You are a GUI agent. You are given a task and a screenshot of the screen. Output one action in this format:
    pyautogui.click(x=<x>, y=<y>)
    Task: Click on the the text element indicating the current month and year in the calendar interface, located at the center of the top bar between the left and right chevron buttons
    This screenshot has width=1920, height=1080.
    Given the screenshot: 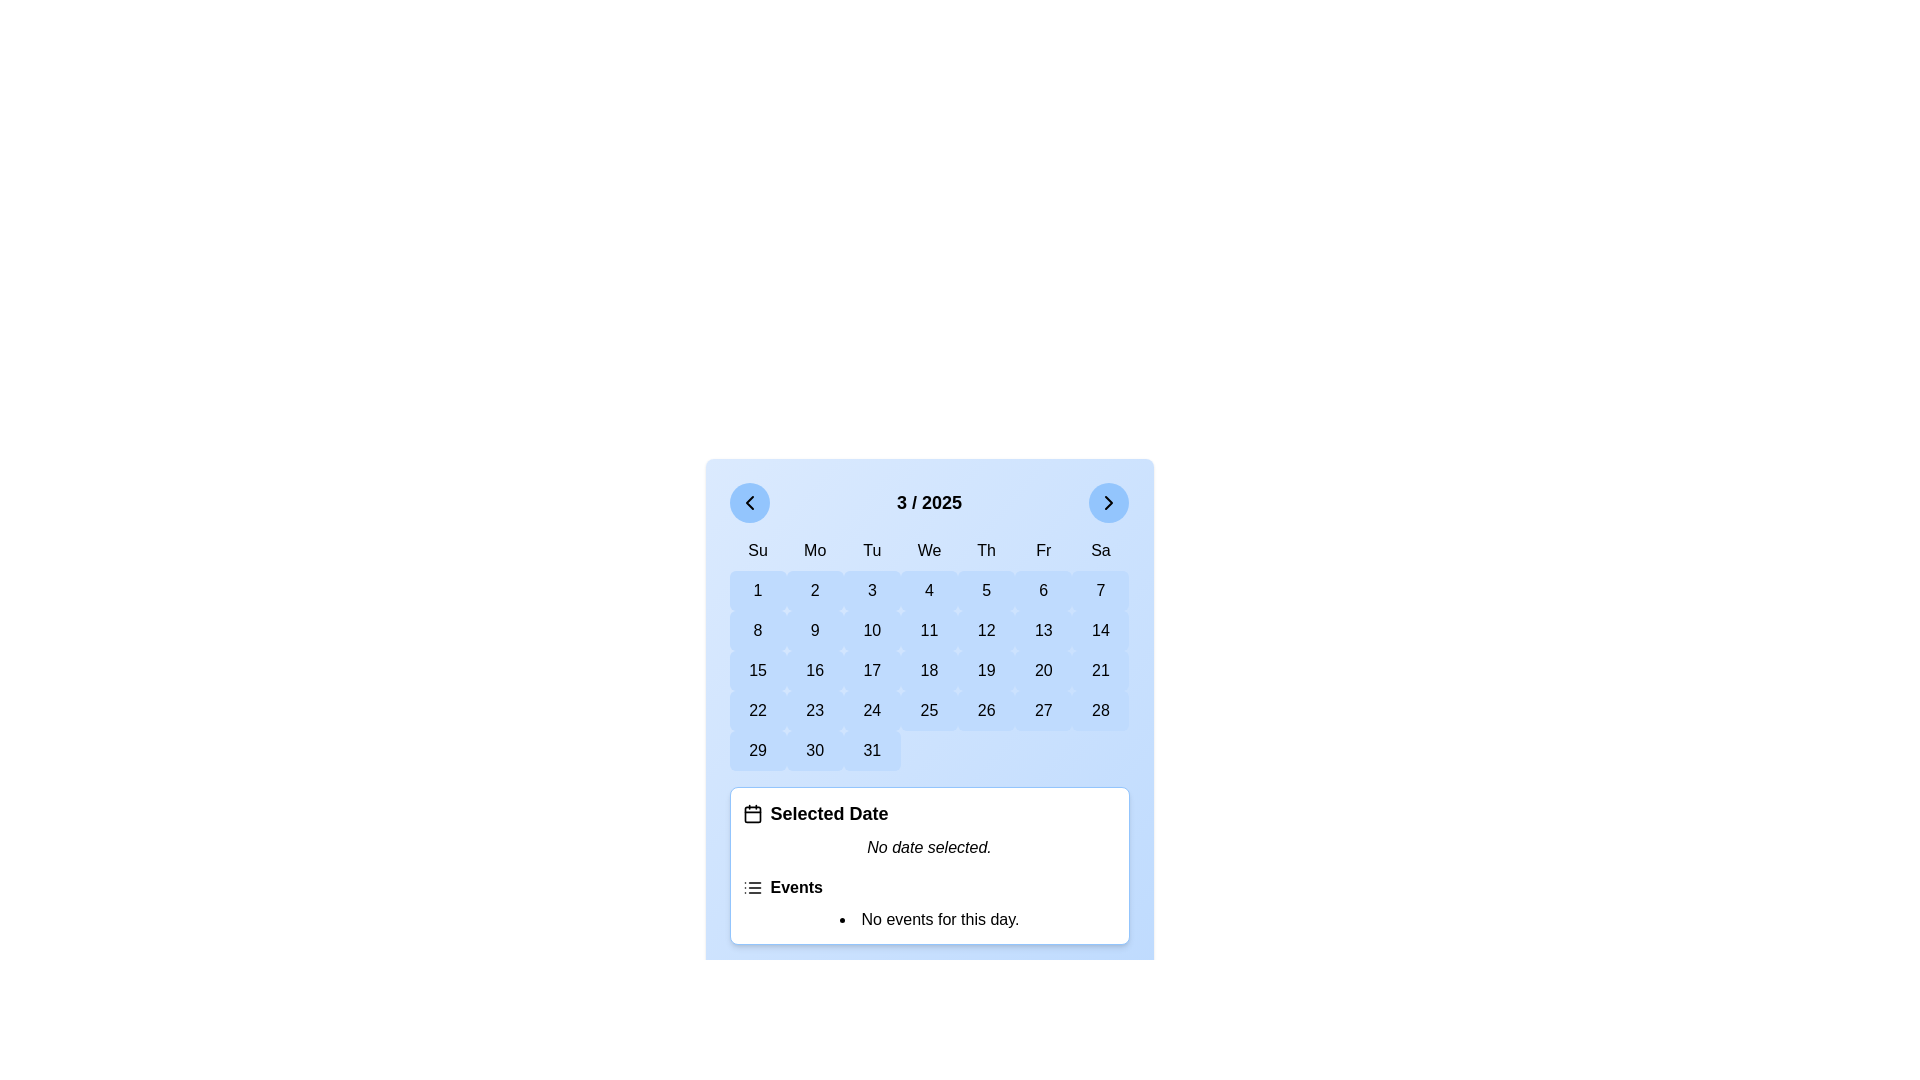 What is the action you would take?
    pyautogui.click(x=928, y=501)
    